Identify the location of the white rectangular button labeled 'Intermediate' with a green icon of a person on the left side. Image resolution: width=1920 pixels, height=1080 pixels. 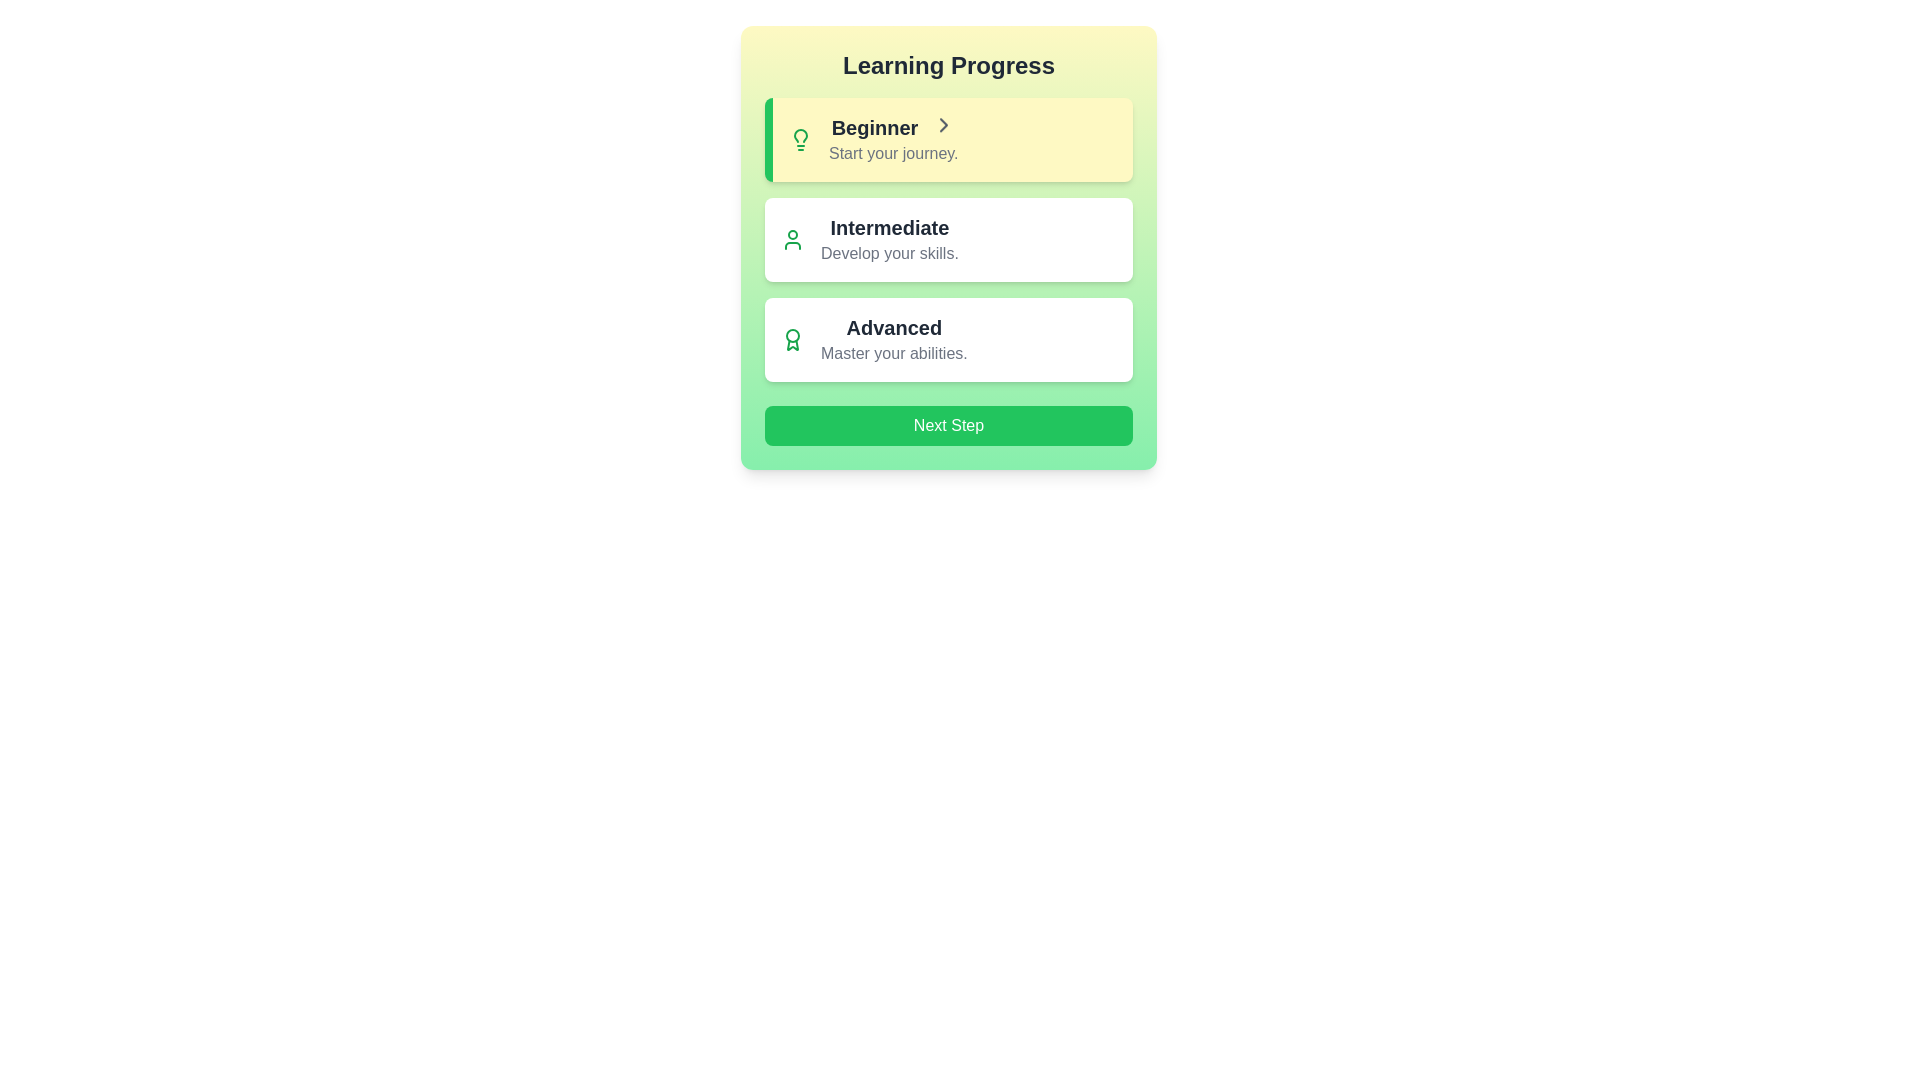
(948, 238).